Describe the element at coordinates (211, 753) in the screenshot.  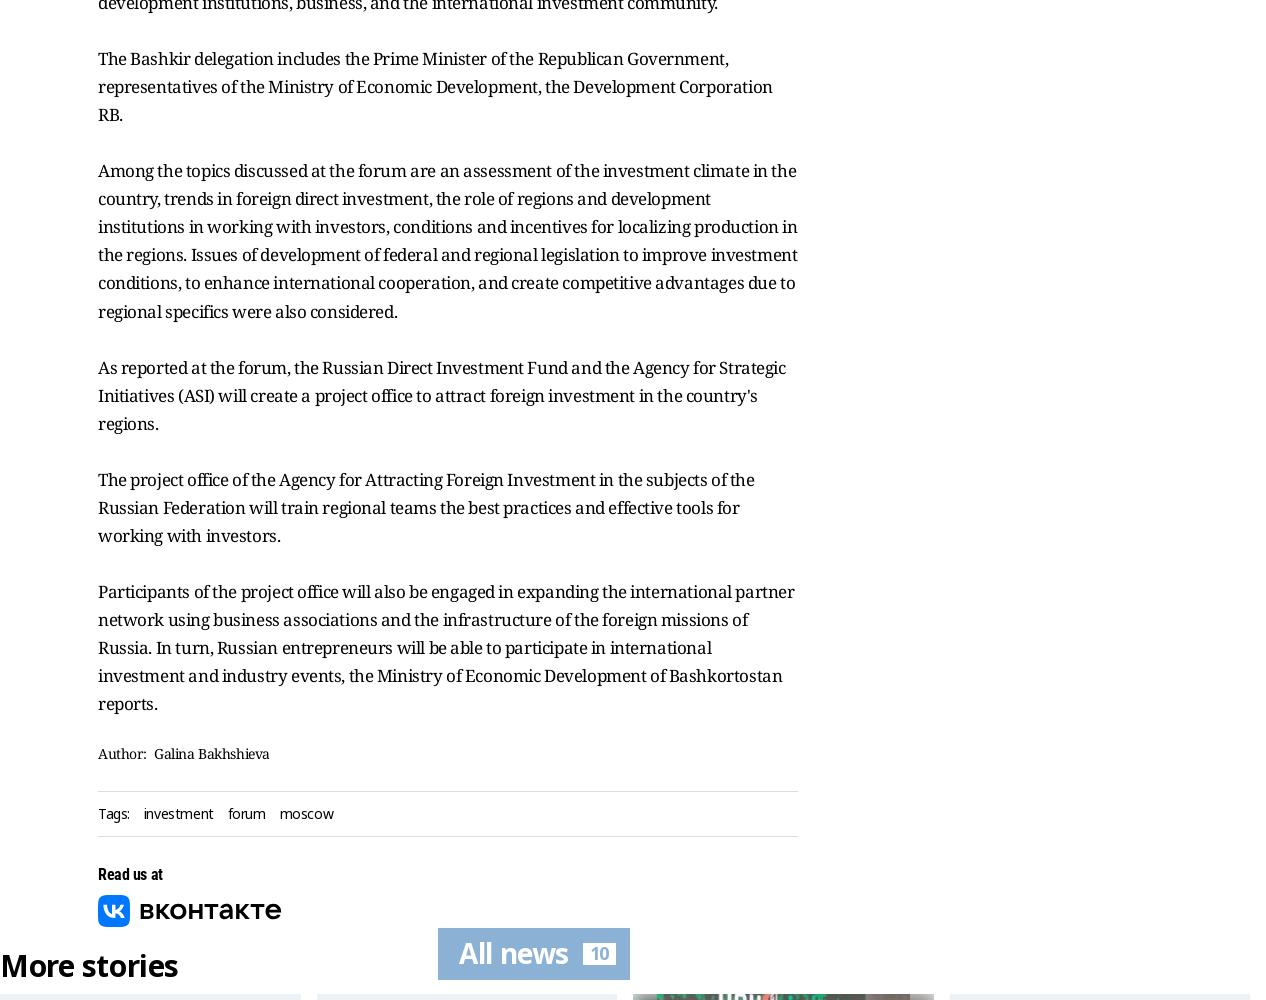
I see `'Galina Bakhshieva'` at that location.